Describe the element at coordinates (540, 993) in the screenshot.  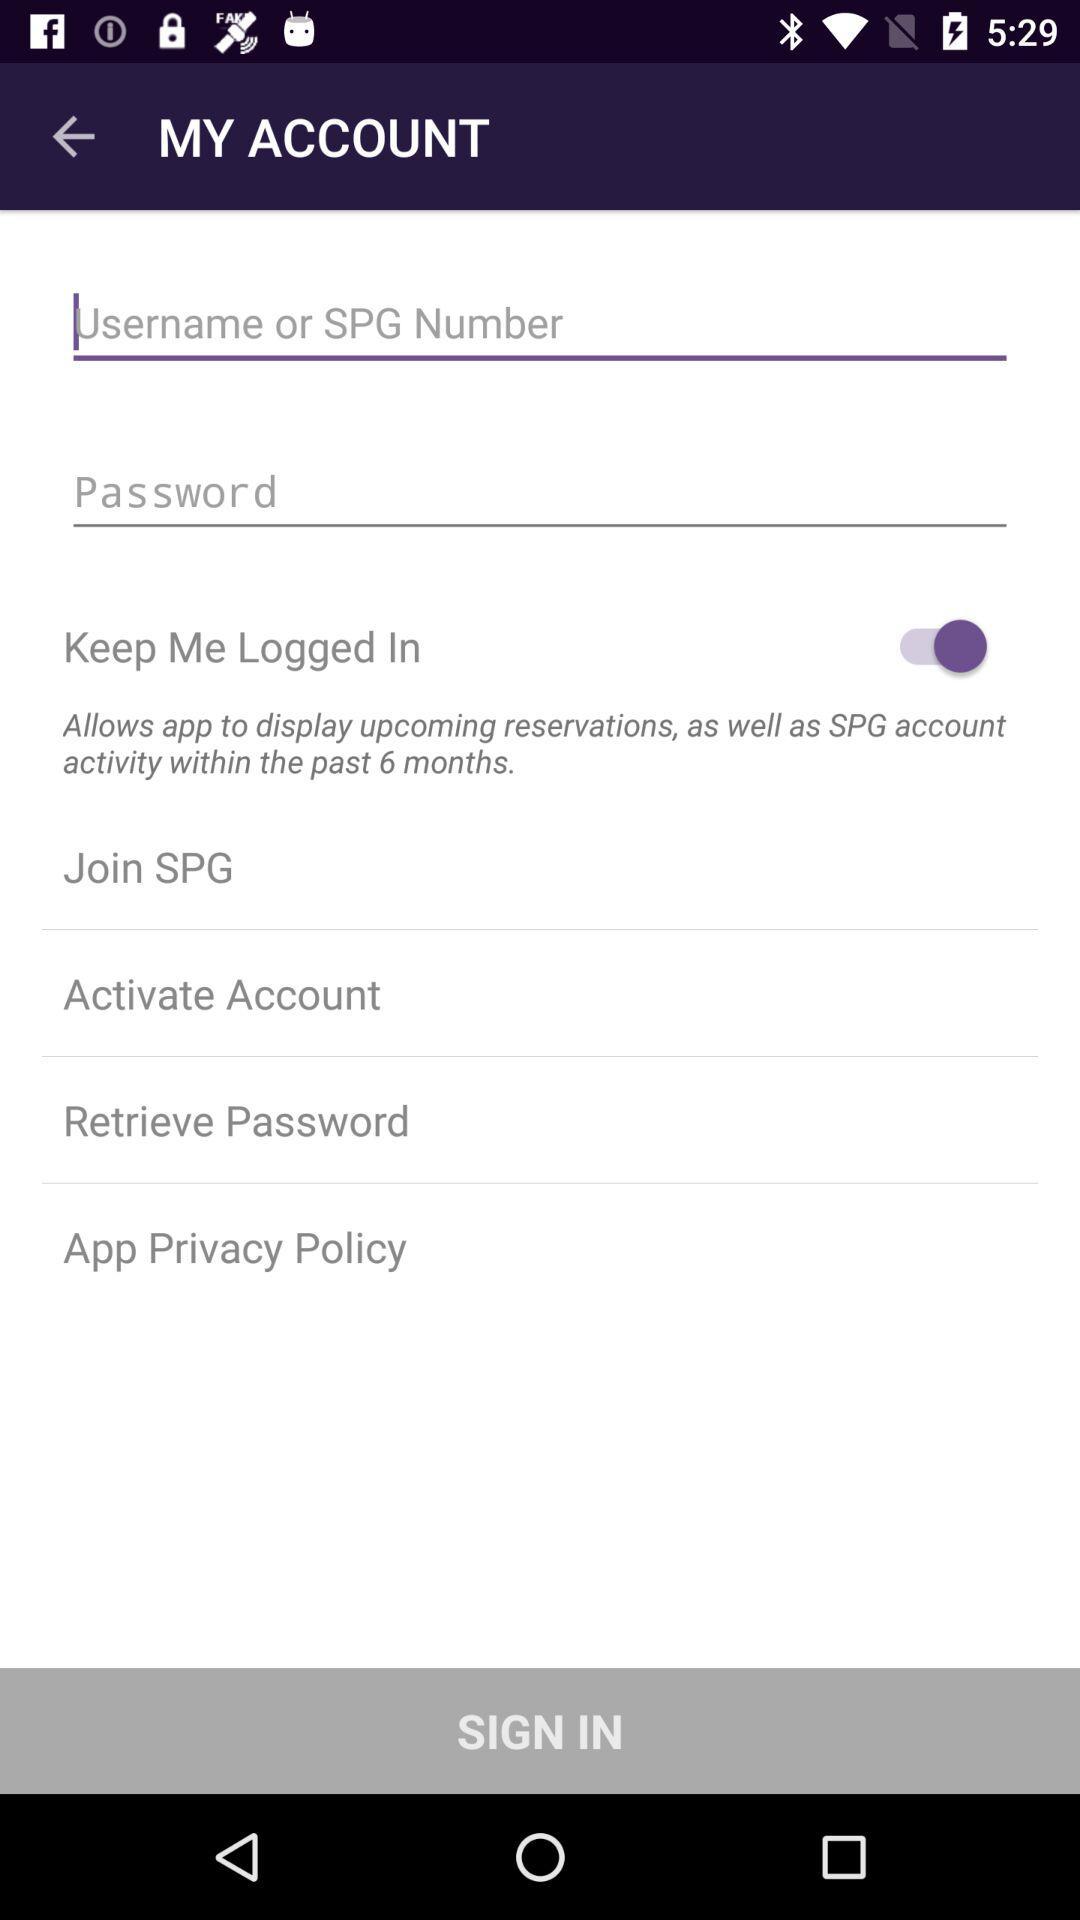
I see `icon below join spg` at that location.